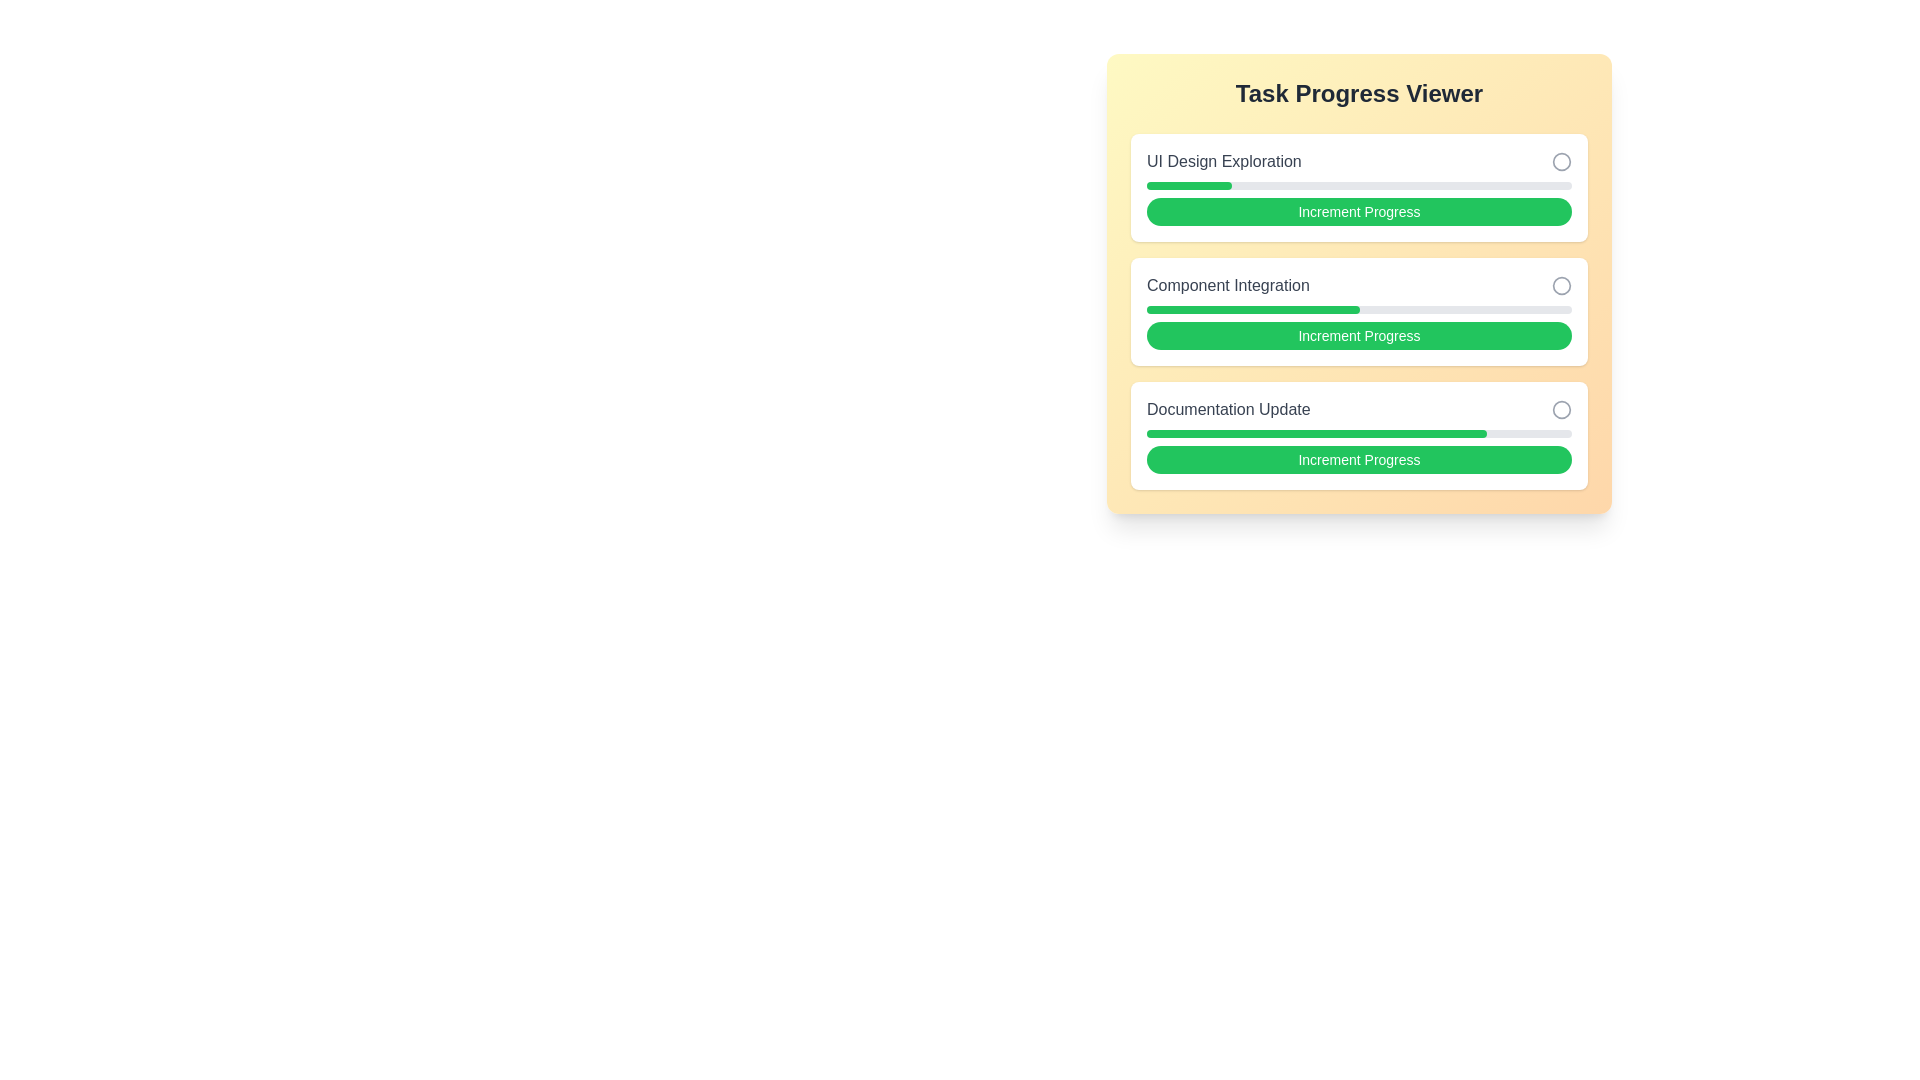 The image size is (1920, 1080). What do you see at coordinates (1189, 185) in the screenshot?
I see `the progress indicator for the 'UI Design Exploration' task, which visually represents the percentage of completion within the task management interface` at bounding box center [1189, 185].